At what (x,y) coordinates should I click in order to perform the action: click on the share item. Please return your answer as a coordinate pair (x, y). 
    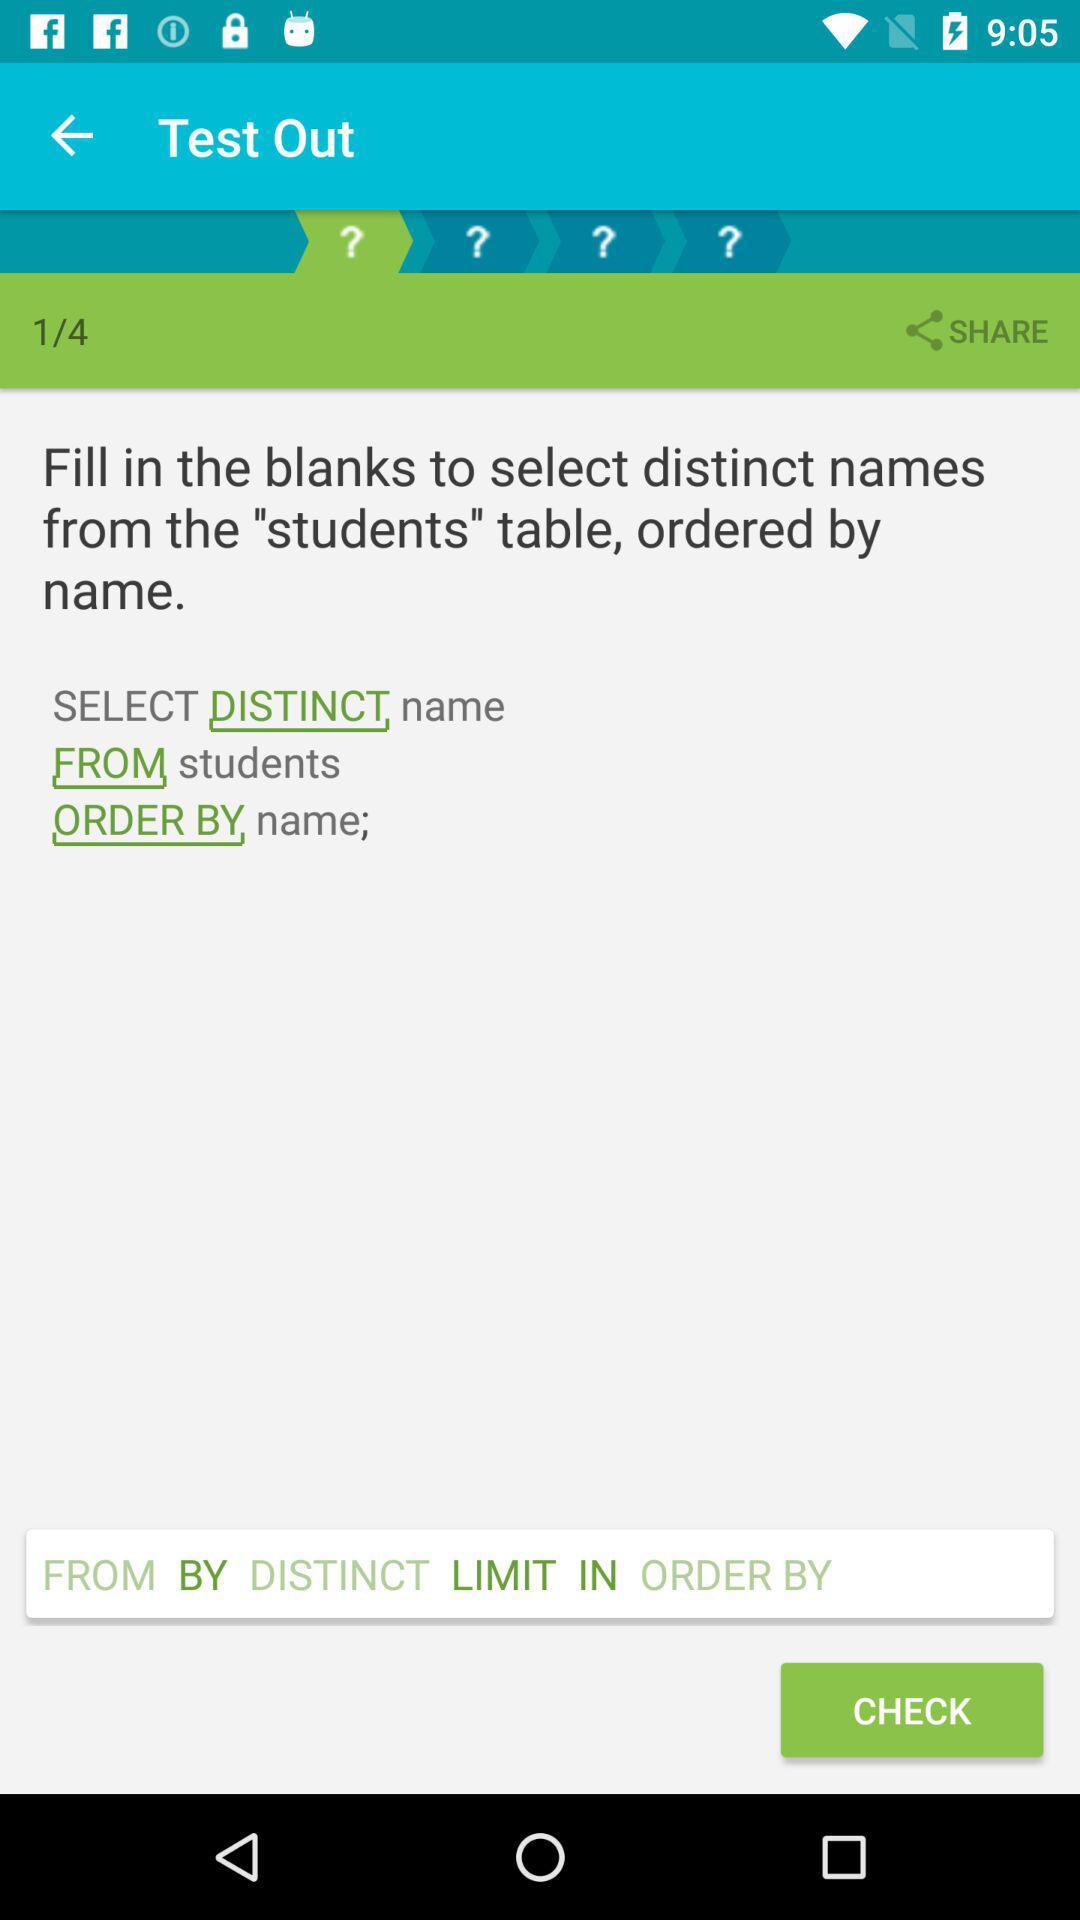
    Looking at the image, I should click on (973, 330).